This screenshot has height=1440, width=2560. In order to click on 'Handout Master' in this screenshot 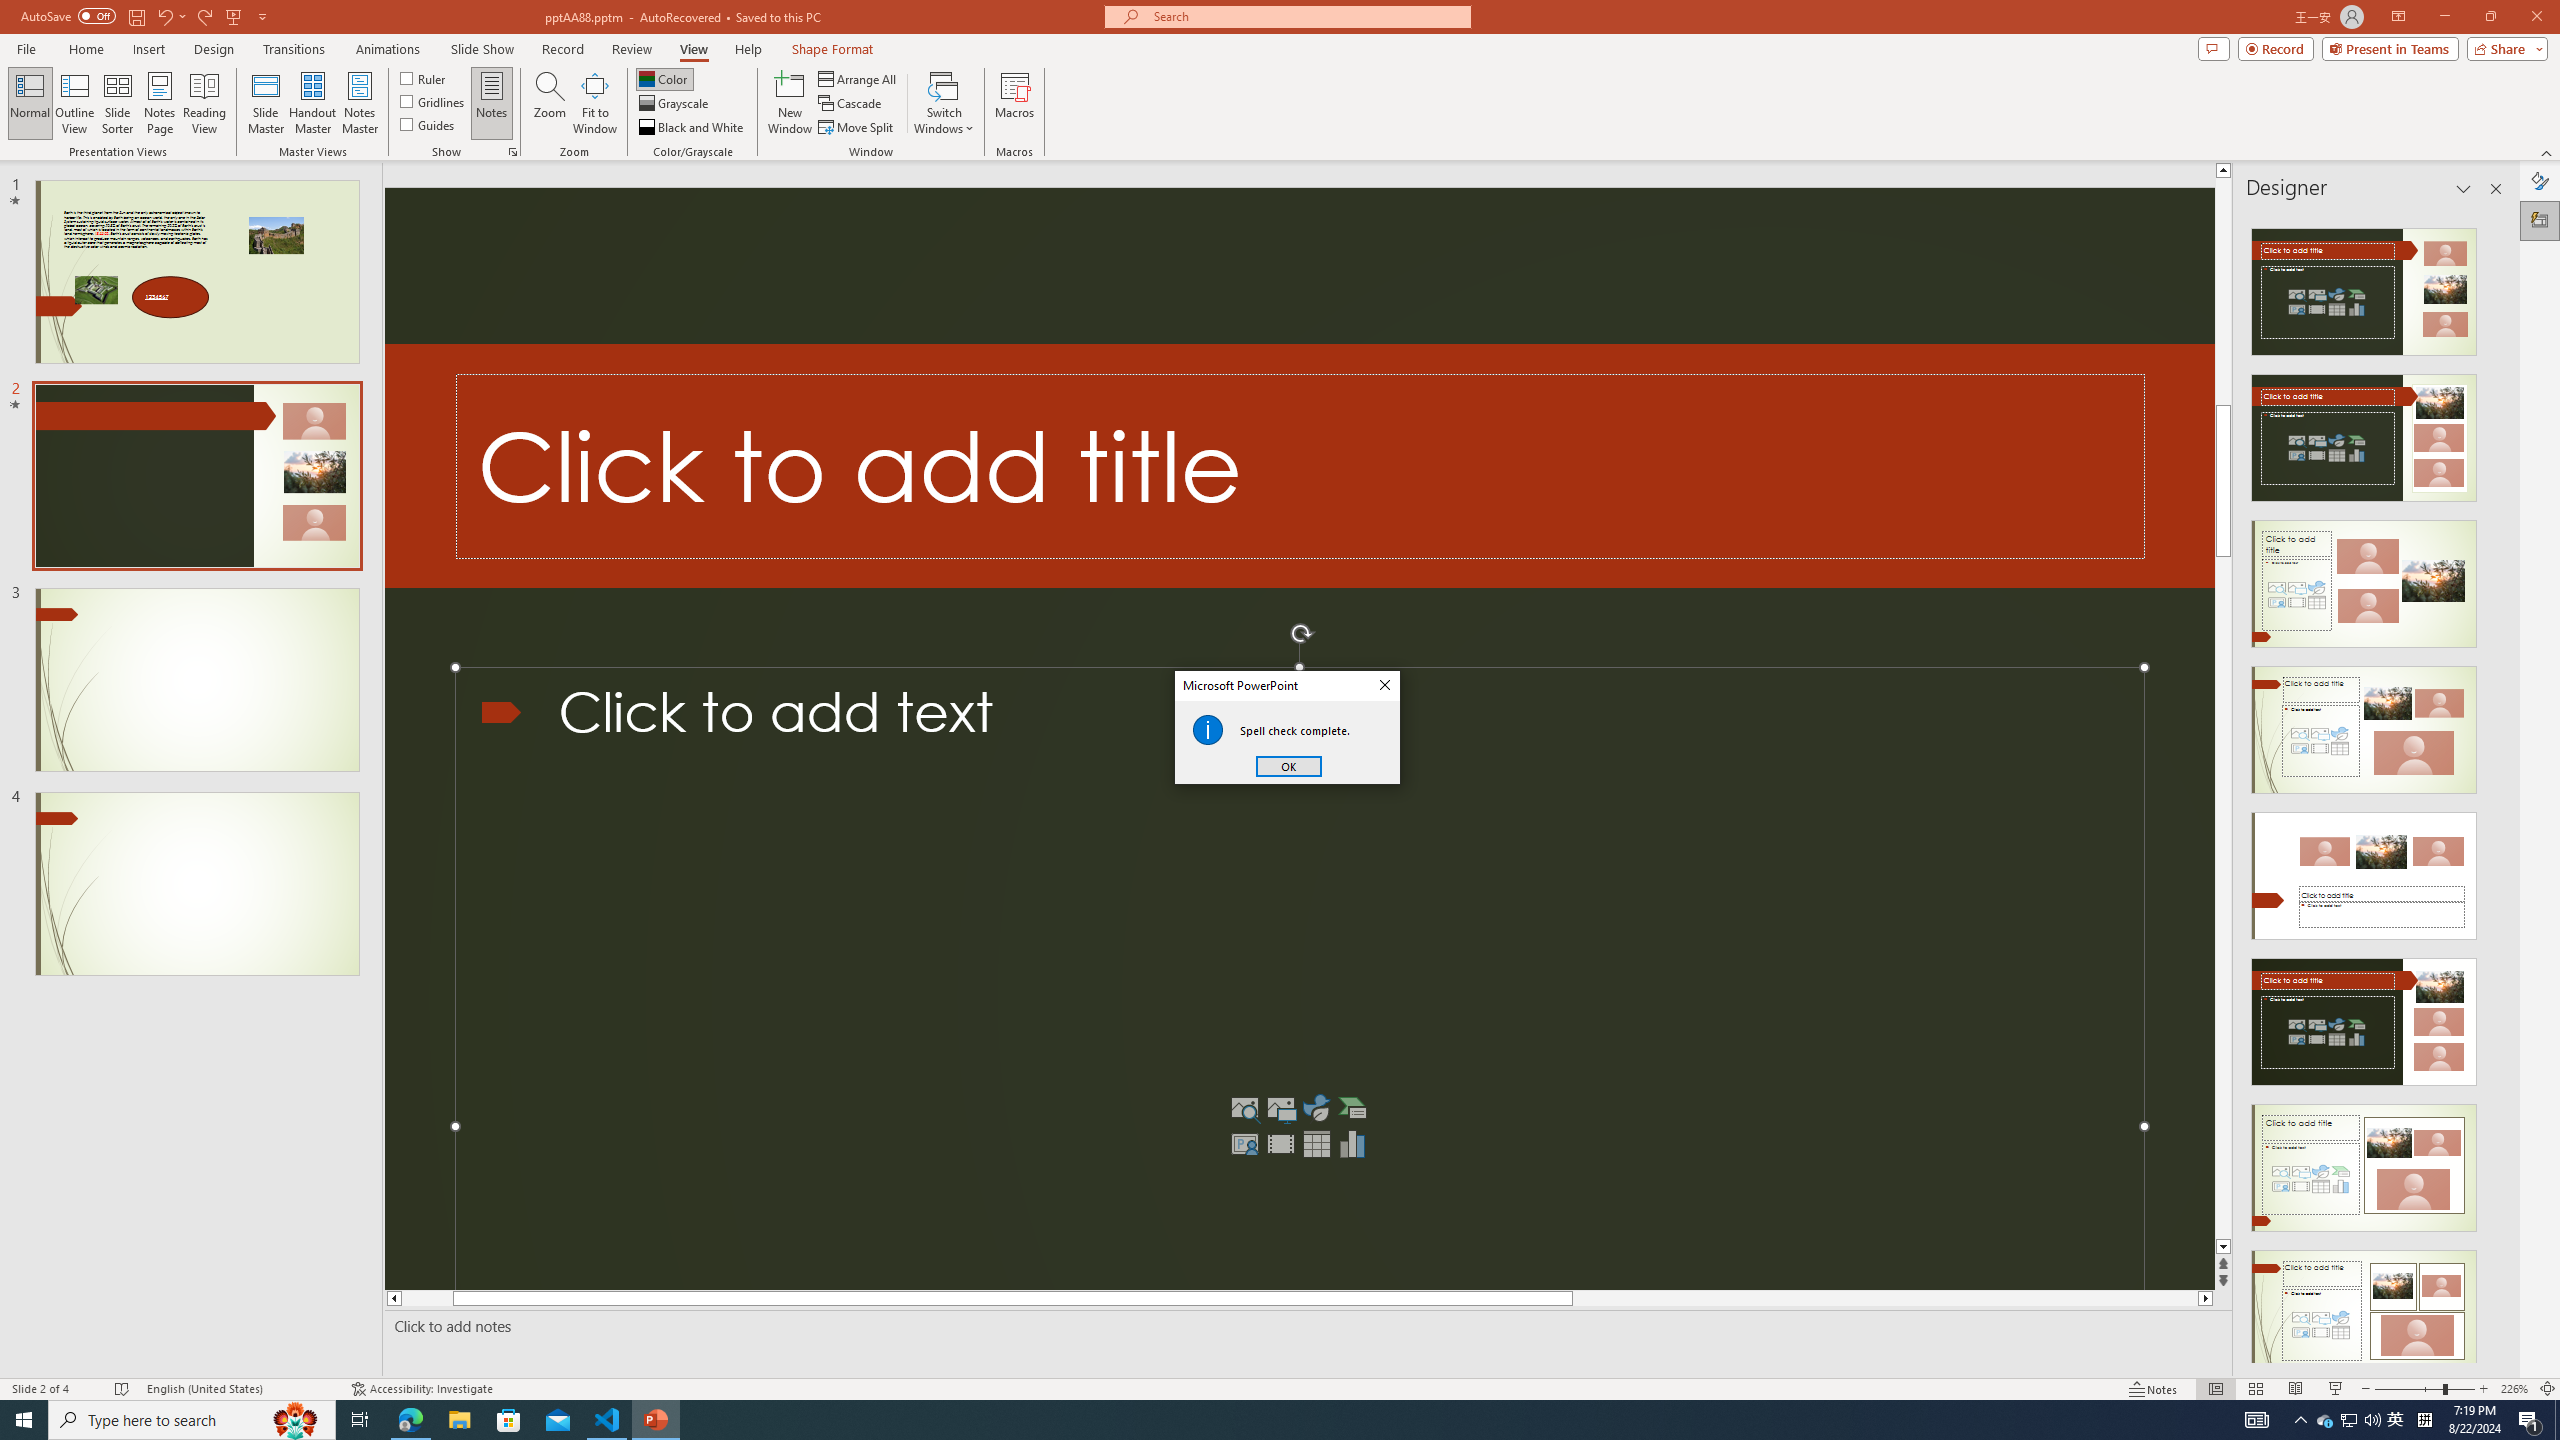, I will do `click(311, 103)`.